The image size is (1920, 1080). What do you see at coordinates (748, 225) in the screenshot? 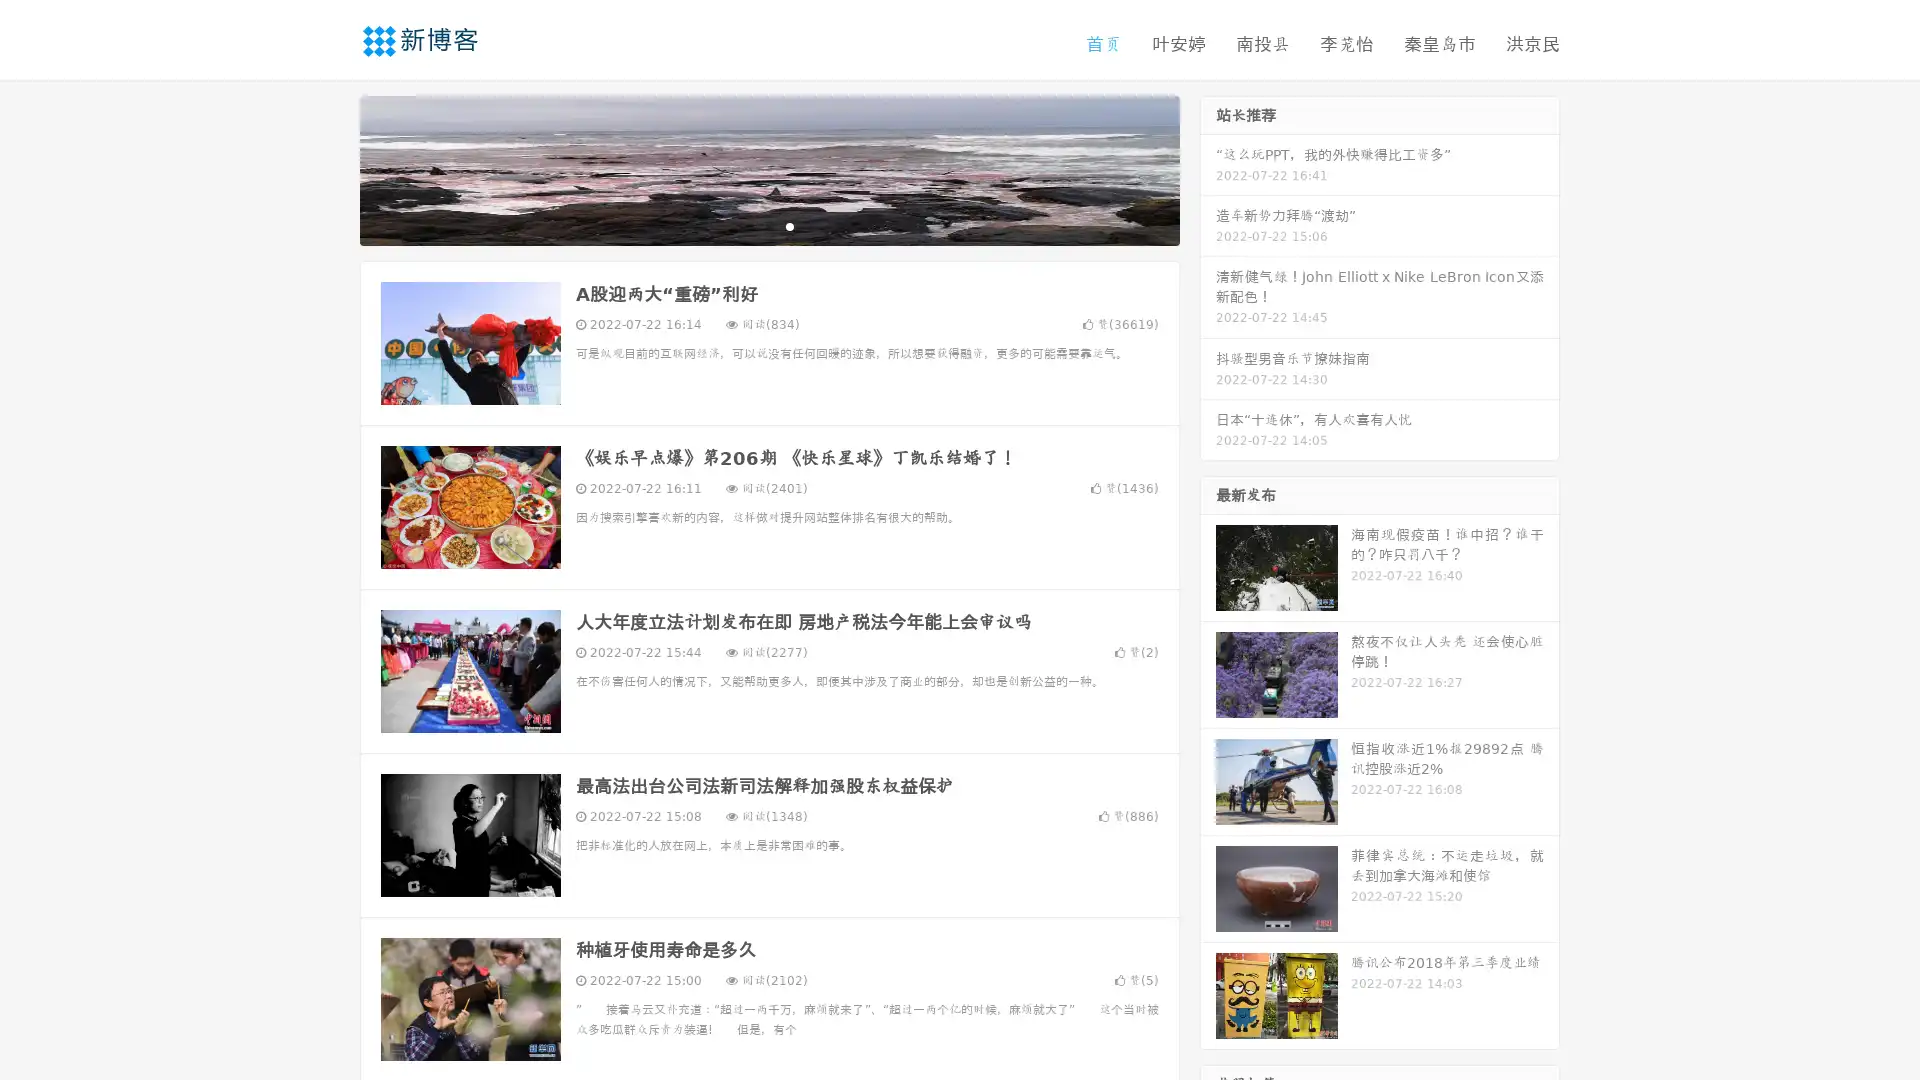
I see `Go to slide 1` at bounding box center [748, 225].